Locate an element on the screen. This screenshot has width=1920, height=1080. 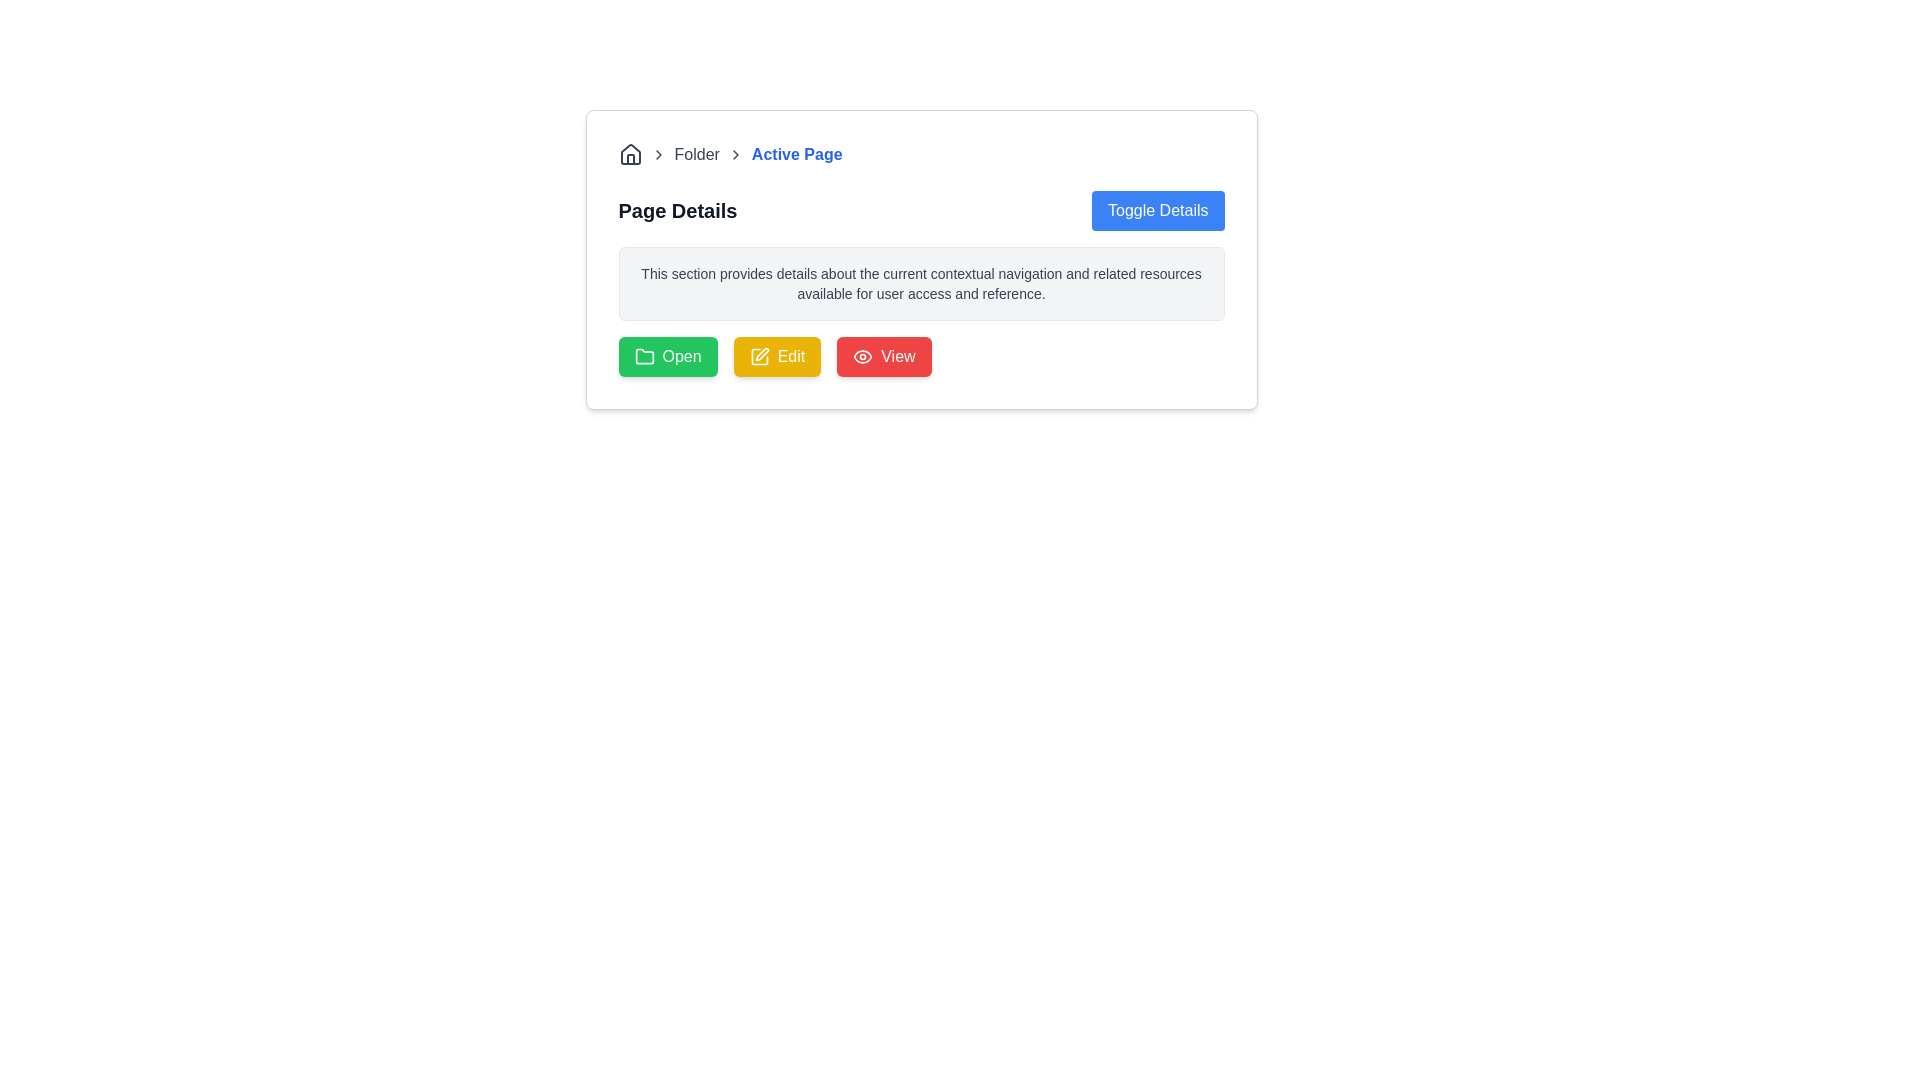
the house icon located in the breadcrumb navigation bar at the top left is located at coordinates (629, 153).